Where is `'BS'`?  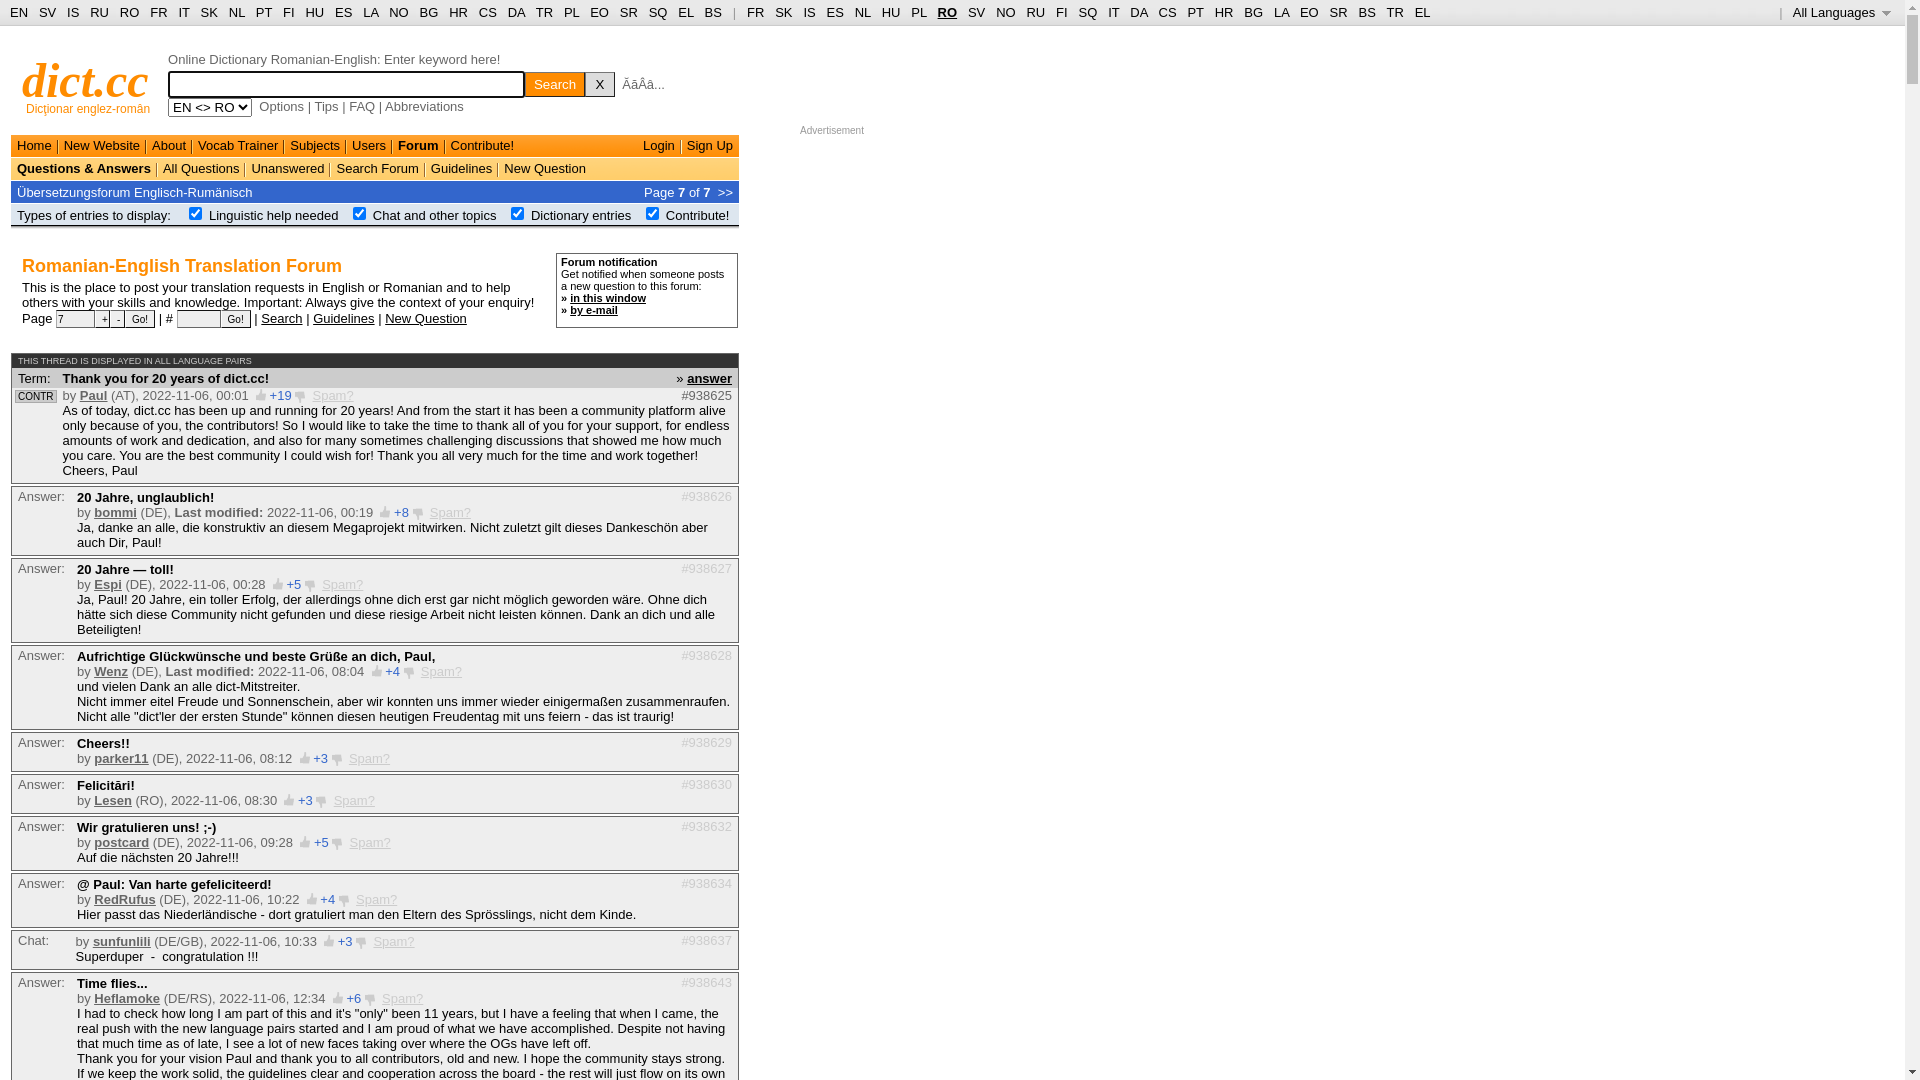
'BS' is located at coordinates (713, 12).